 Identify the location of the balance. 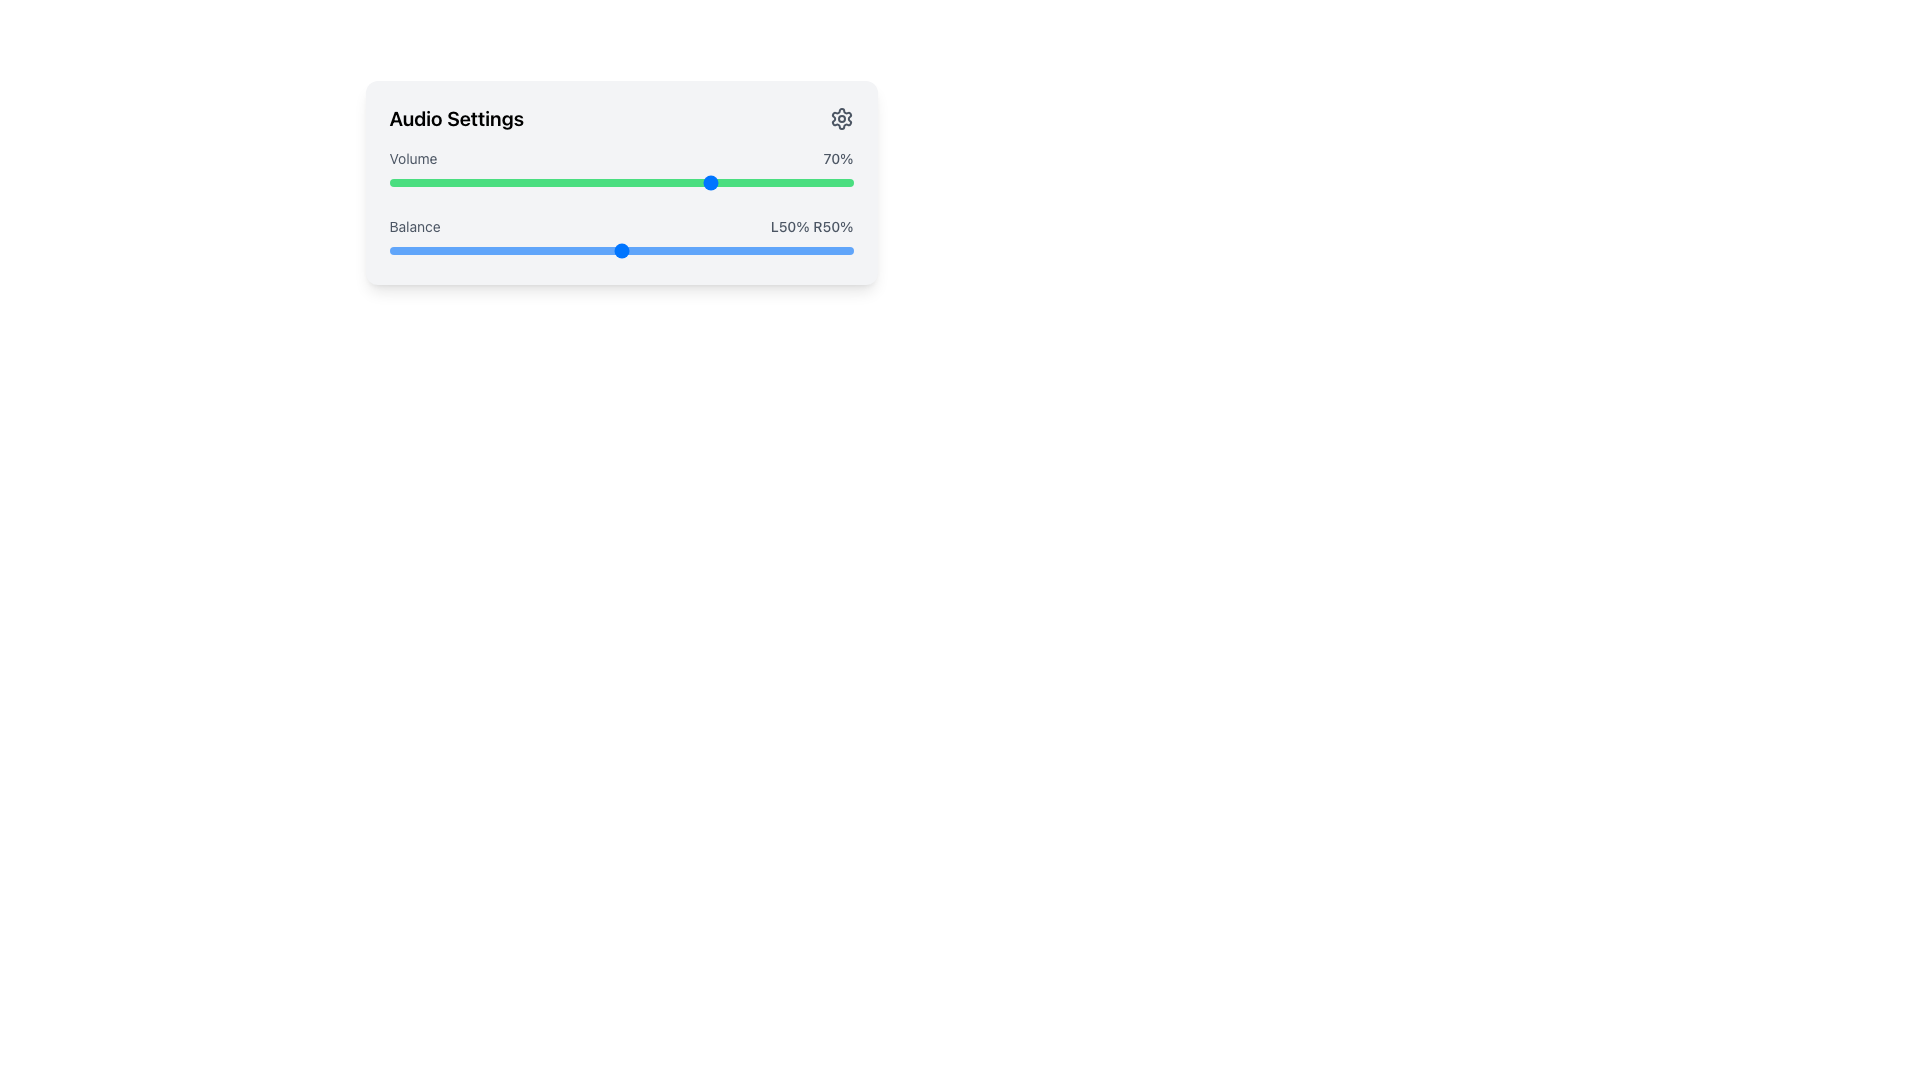
(644, 249).